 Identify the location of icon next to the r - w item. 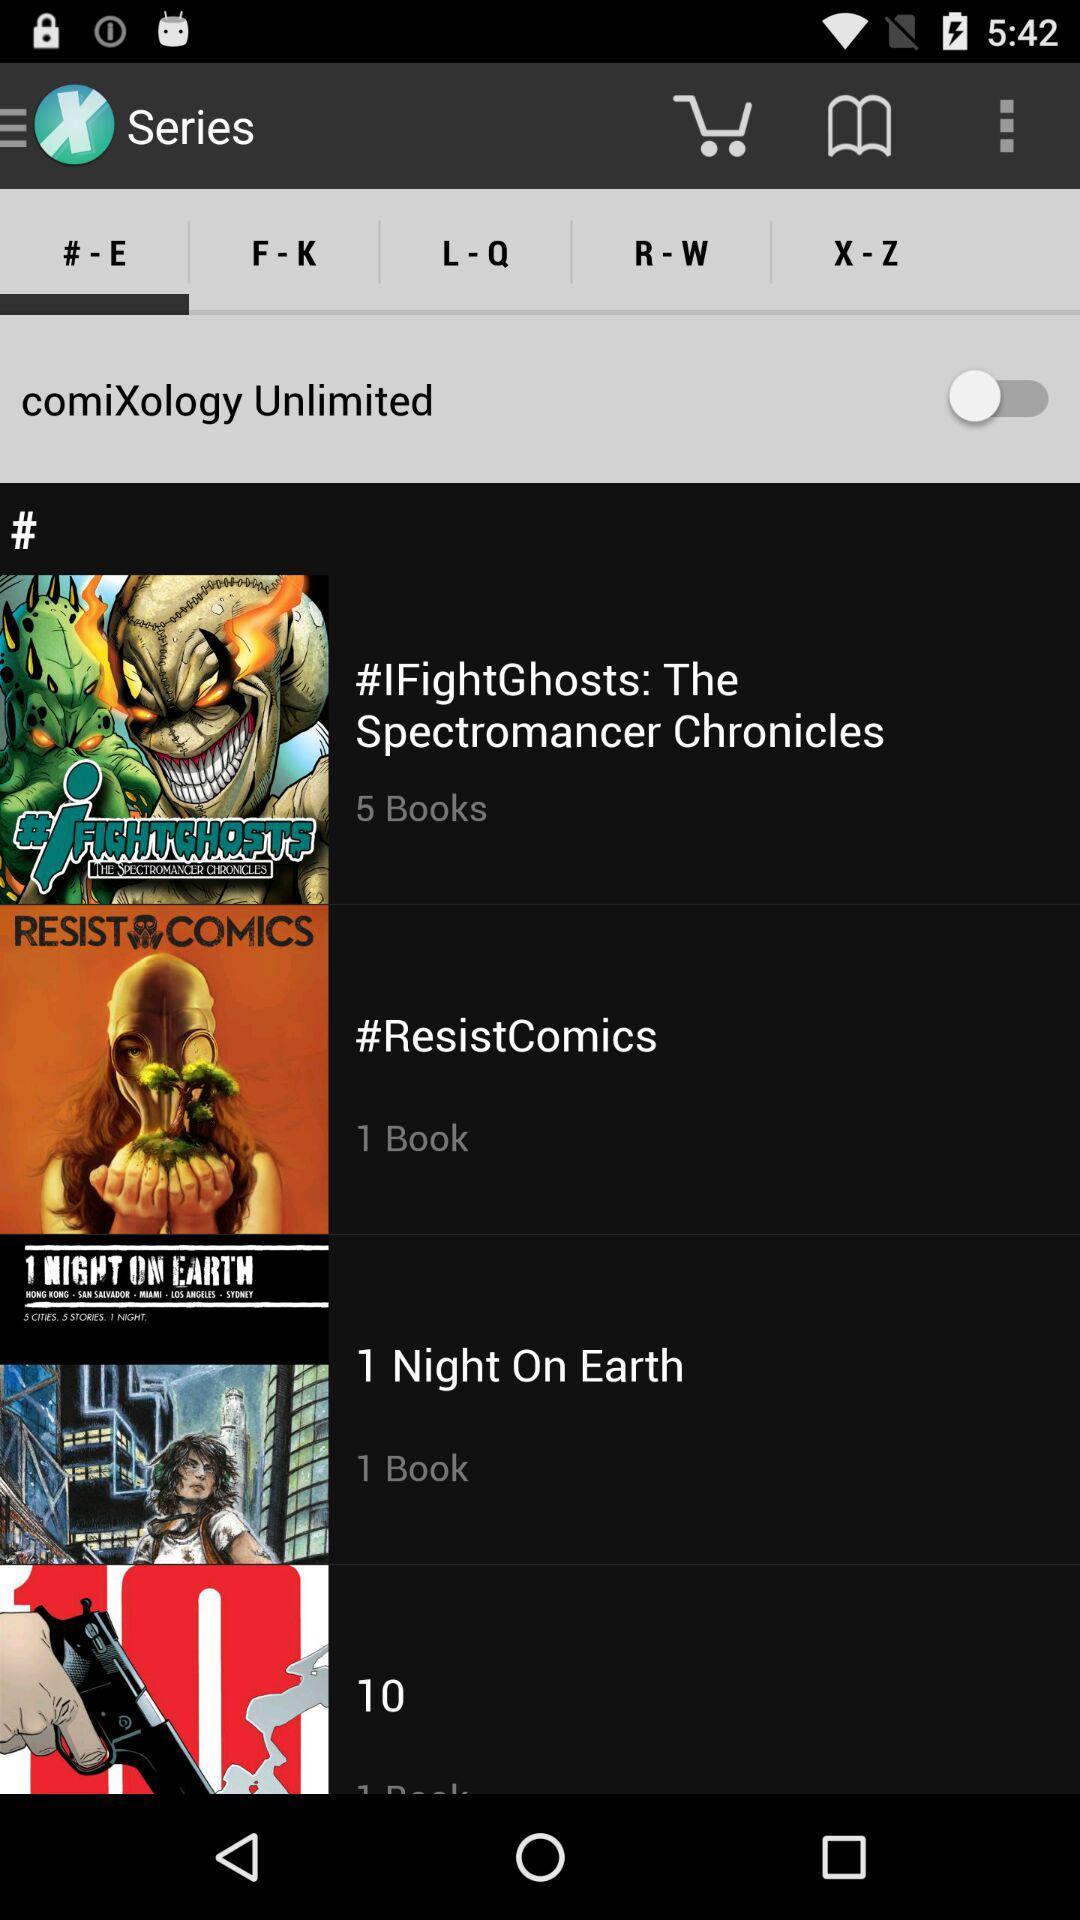
(475, 251).